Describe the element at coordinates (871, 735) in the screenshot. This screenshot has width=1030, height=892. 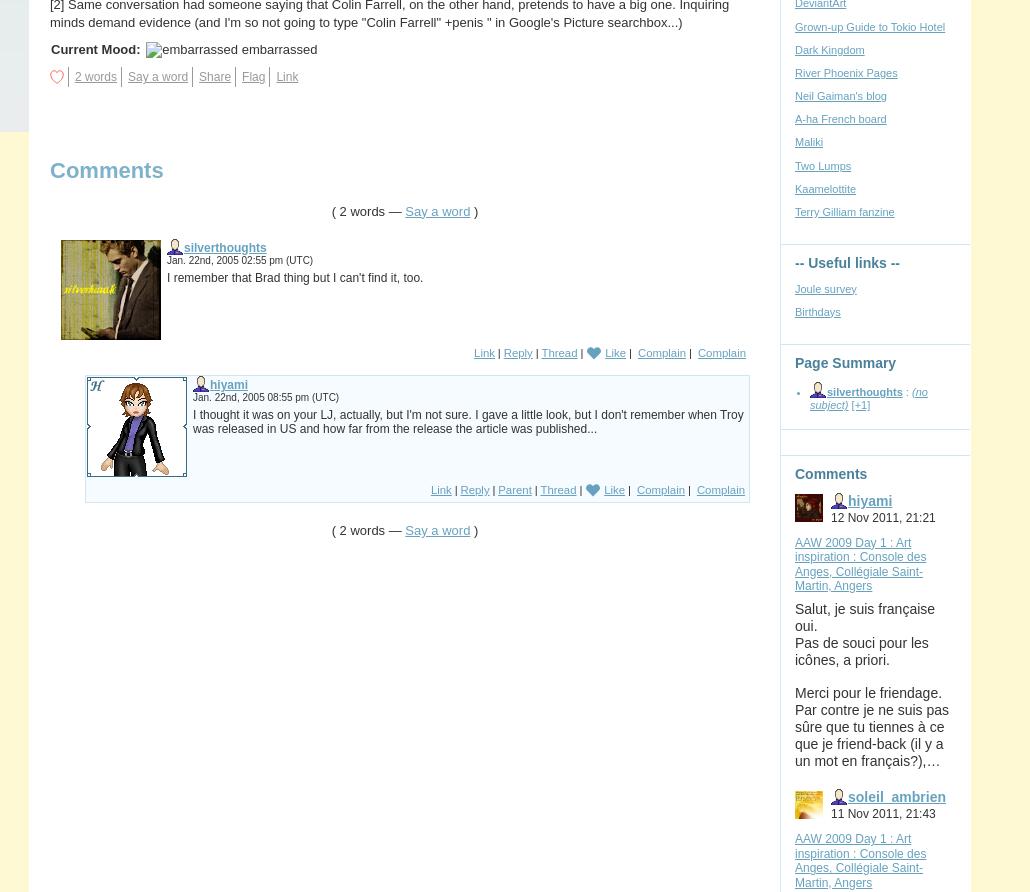
I see `'Par contre je ne suis pas sûre que tu tiennes à ce que je friend-back (il y a un mot en français?),…'` at that location.